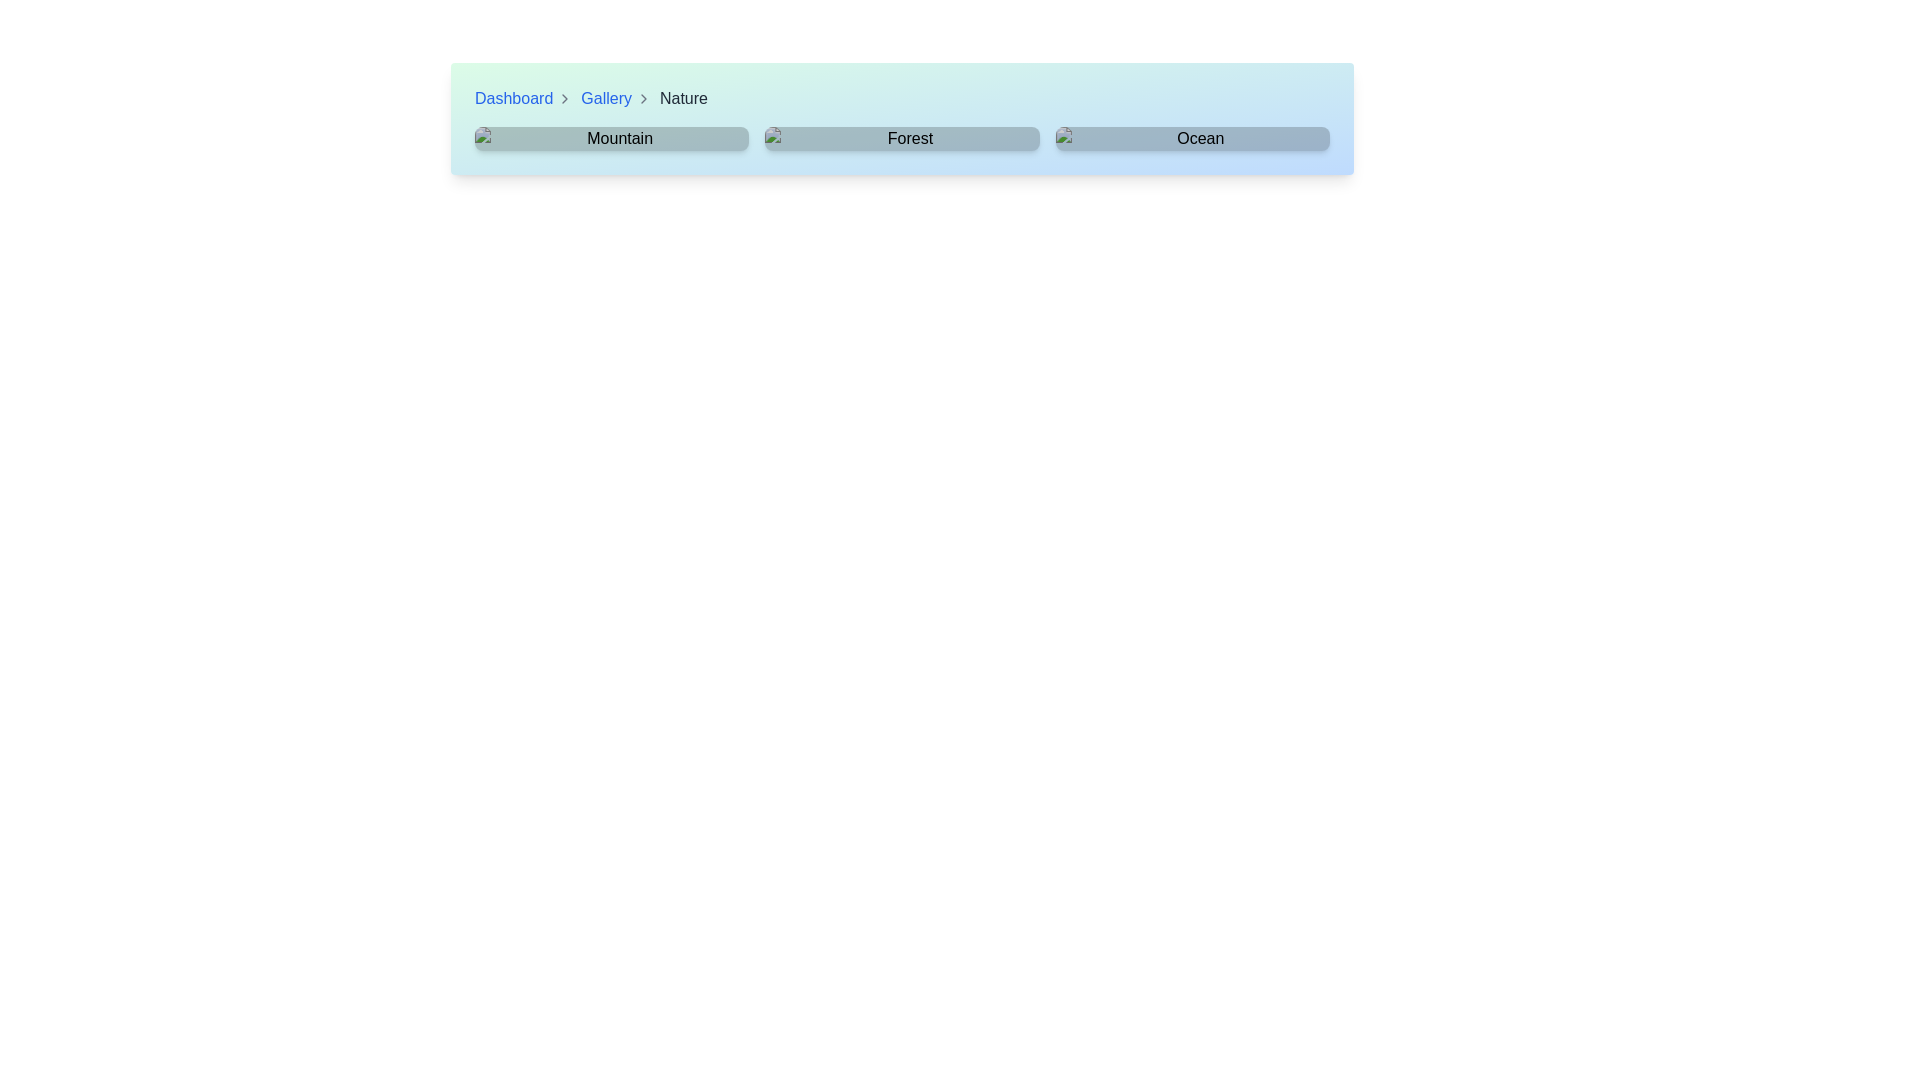 The height and width of the screenshot is (1080, 1920). What do you see at coordinates (514, 99) in the screenshot?
I see `the 'Dashboard' hyperlink` at bounding box center [514, 99].